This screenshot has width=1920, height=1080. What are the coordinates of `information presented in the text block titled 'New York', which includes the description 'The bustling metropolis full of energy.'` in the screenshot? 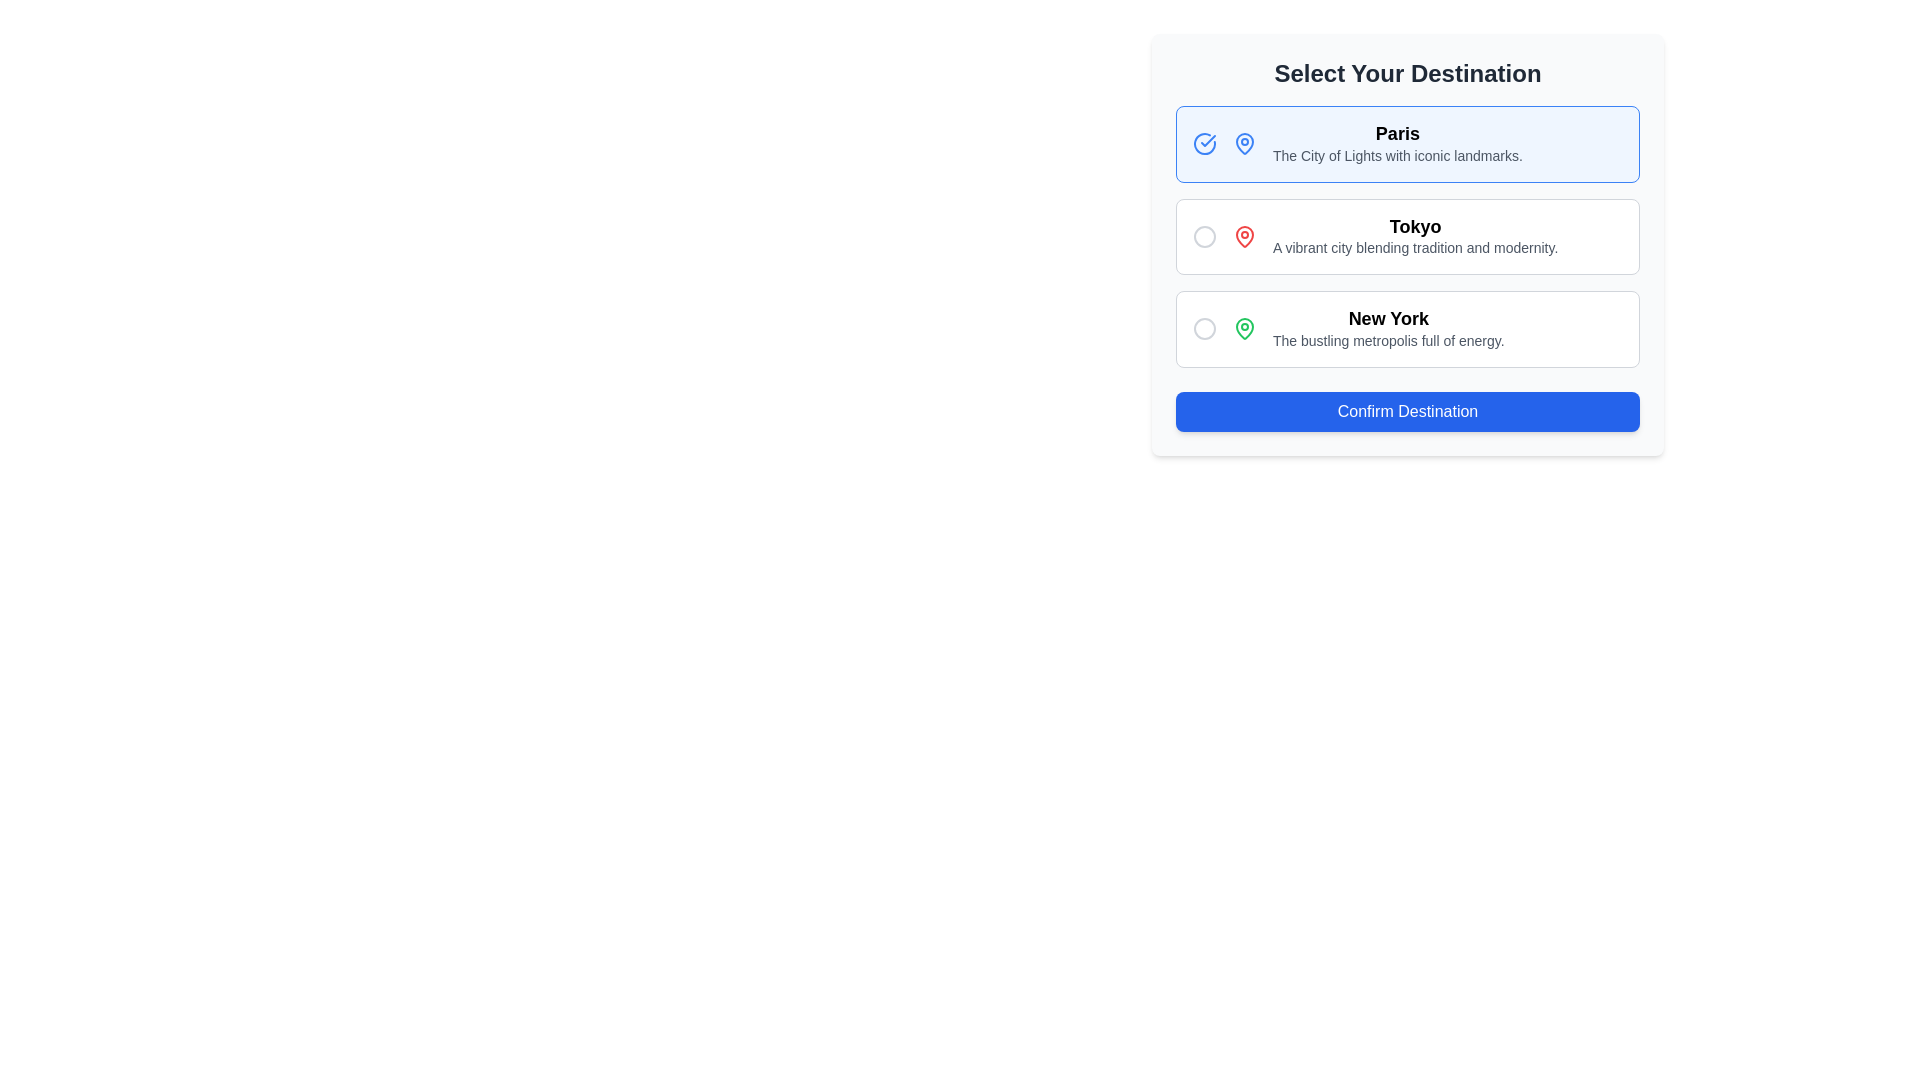 It's located at (1387, 328).